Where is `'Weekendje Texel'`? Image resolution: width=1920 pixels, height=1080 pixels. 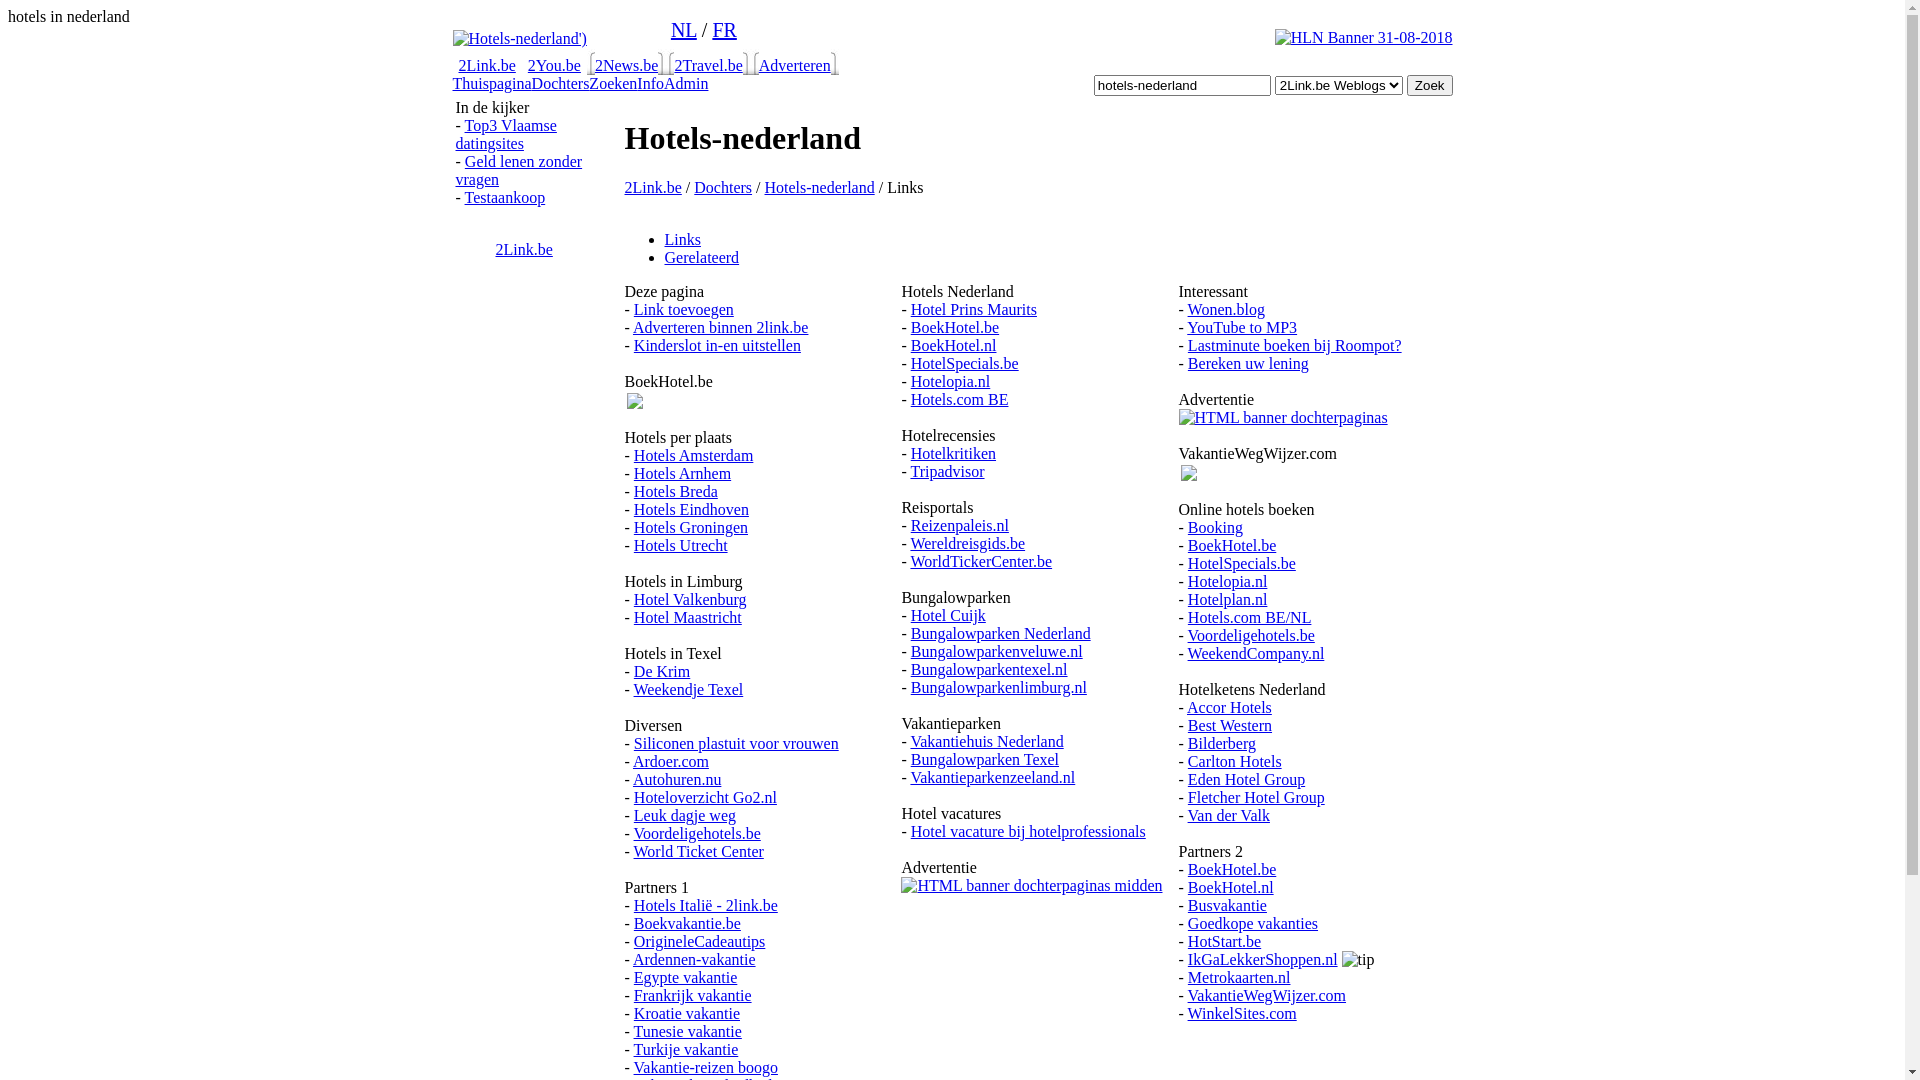
'Weekendje Texel' is located at coordinates (632, 688).